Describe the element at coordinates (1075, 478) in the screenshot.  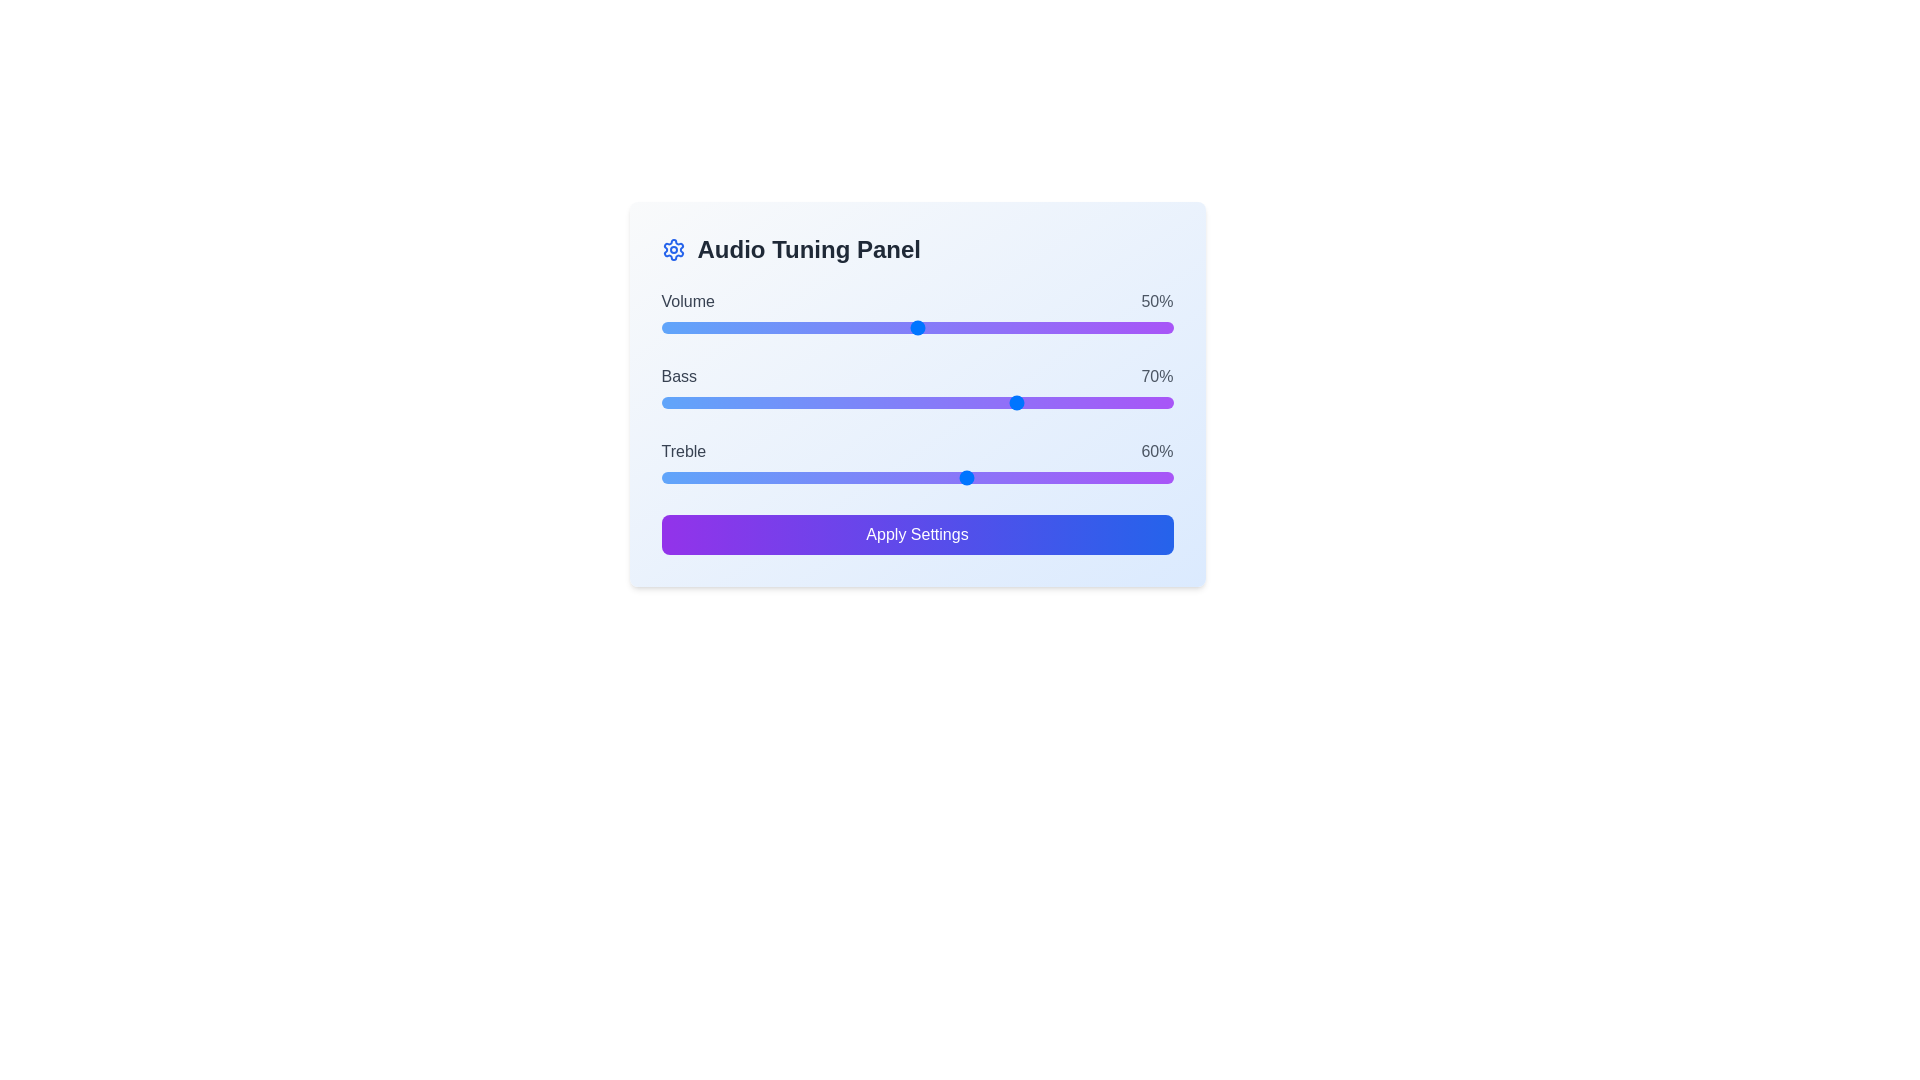
I see `the slider's value` at that location.